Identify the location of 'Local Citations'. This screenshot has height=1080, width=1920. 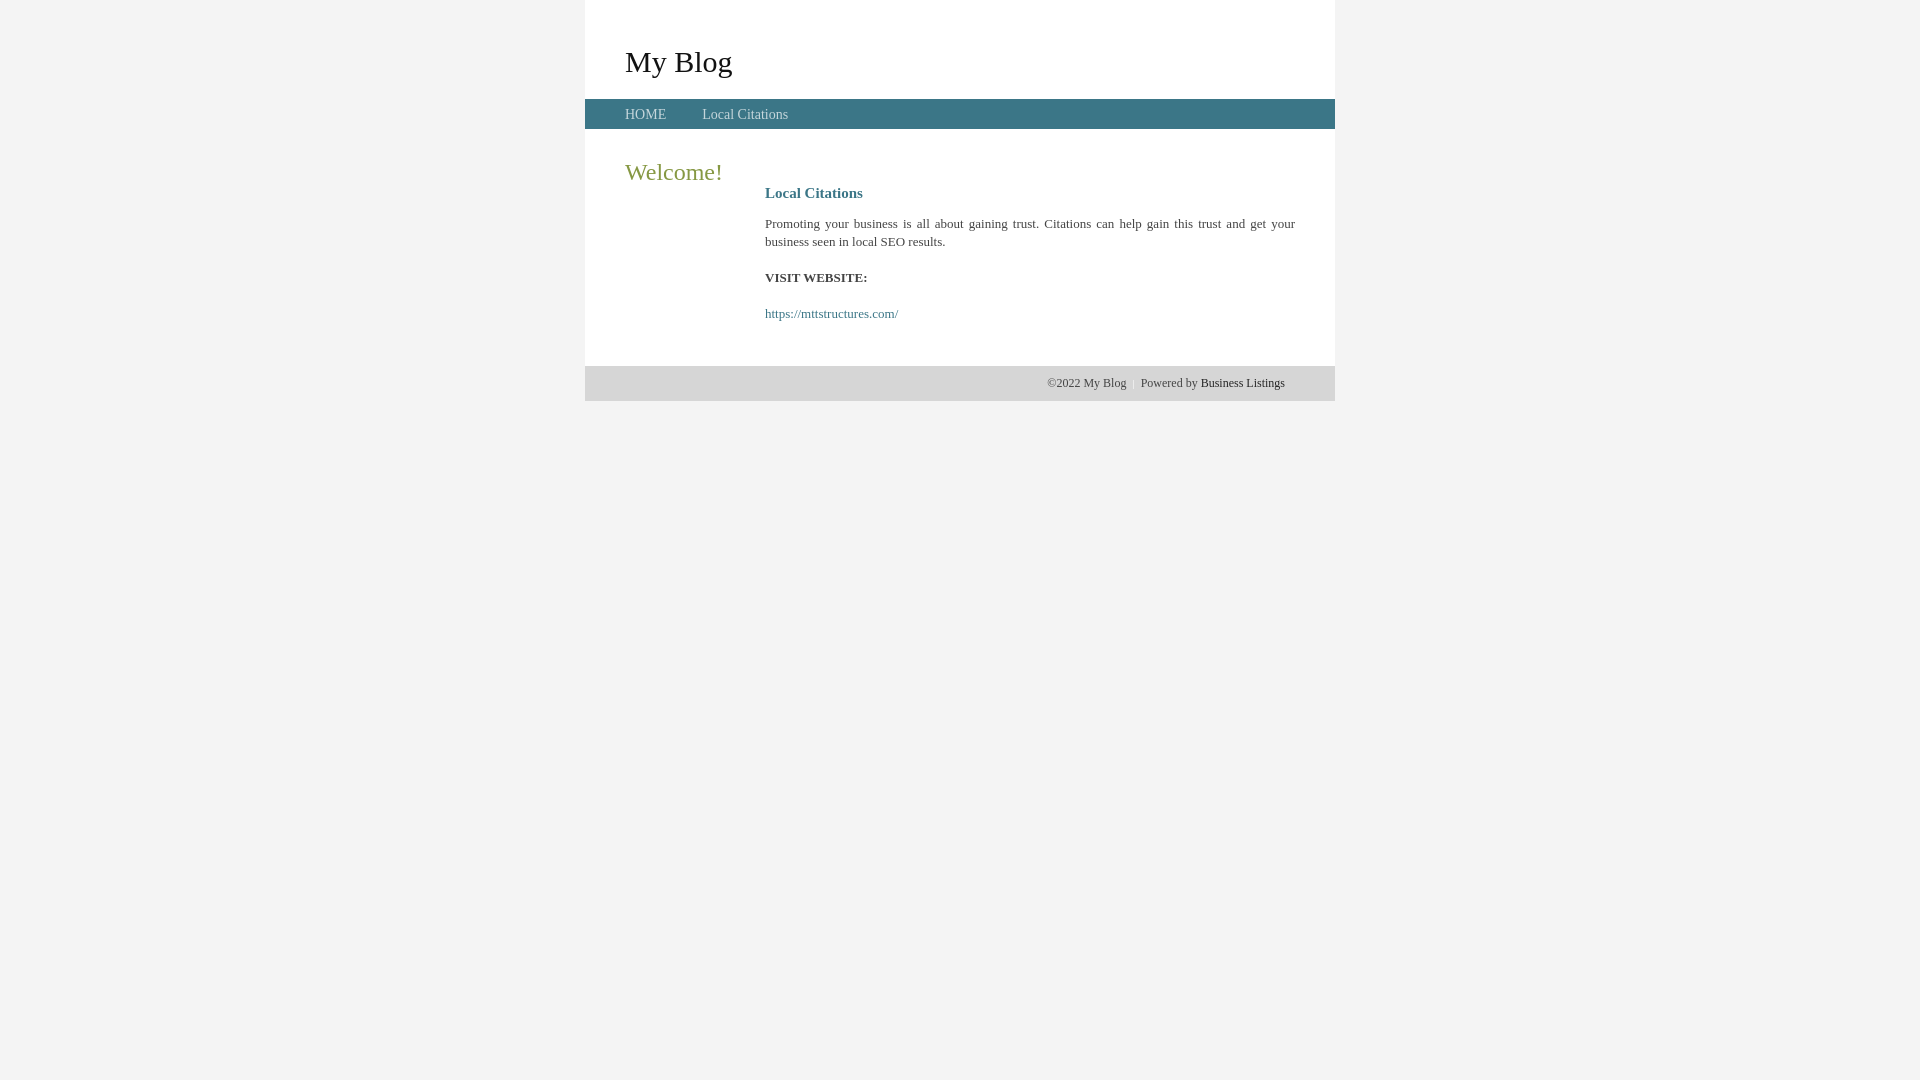
(743, 114).